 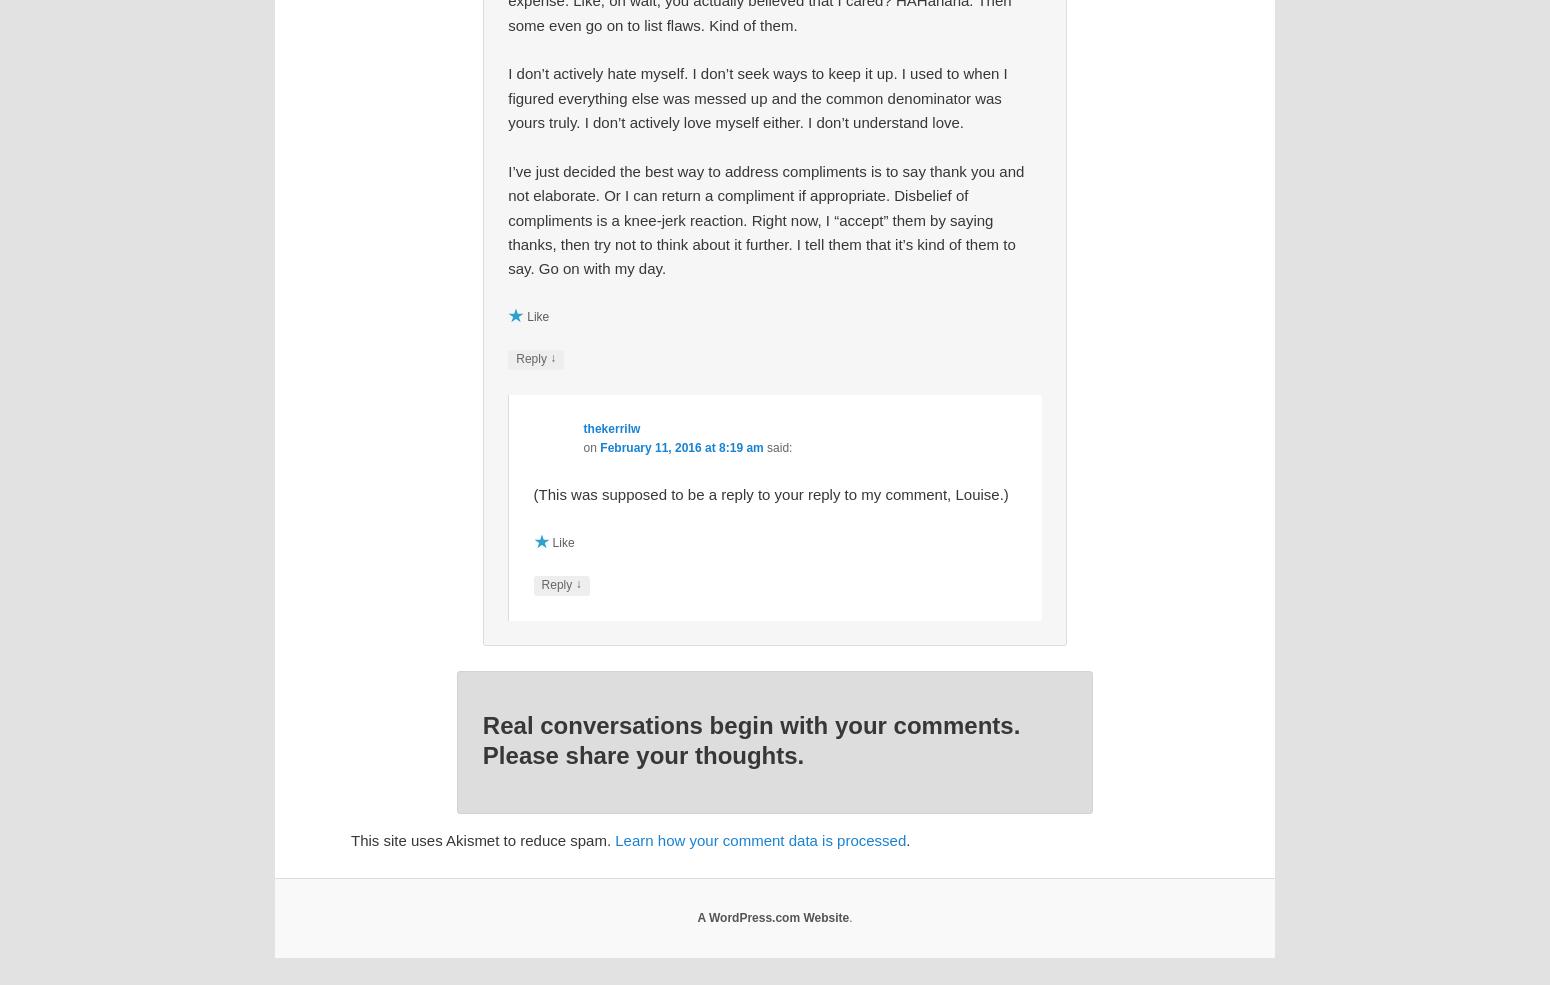 I want to click on 'thekerrilw', so click(x=611, y=426).